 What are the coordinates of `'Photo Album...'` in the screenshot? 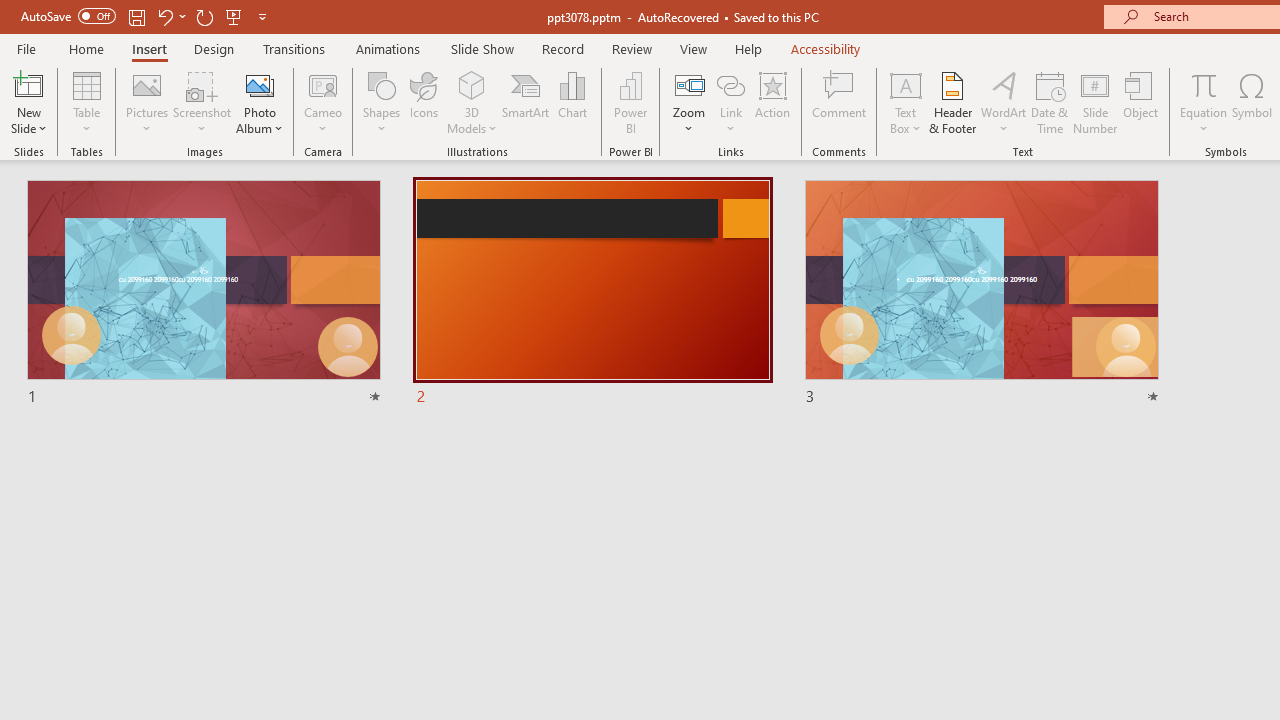 It's located at (258, 103).